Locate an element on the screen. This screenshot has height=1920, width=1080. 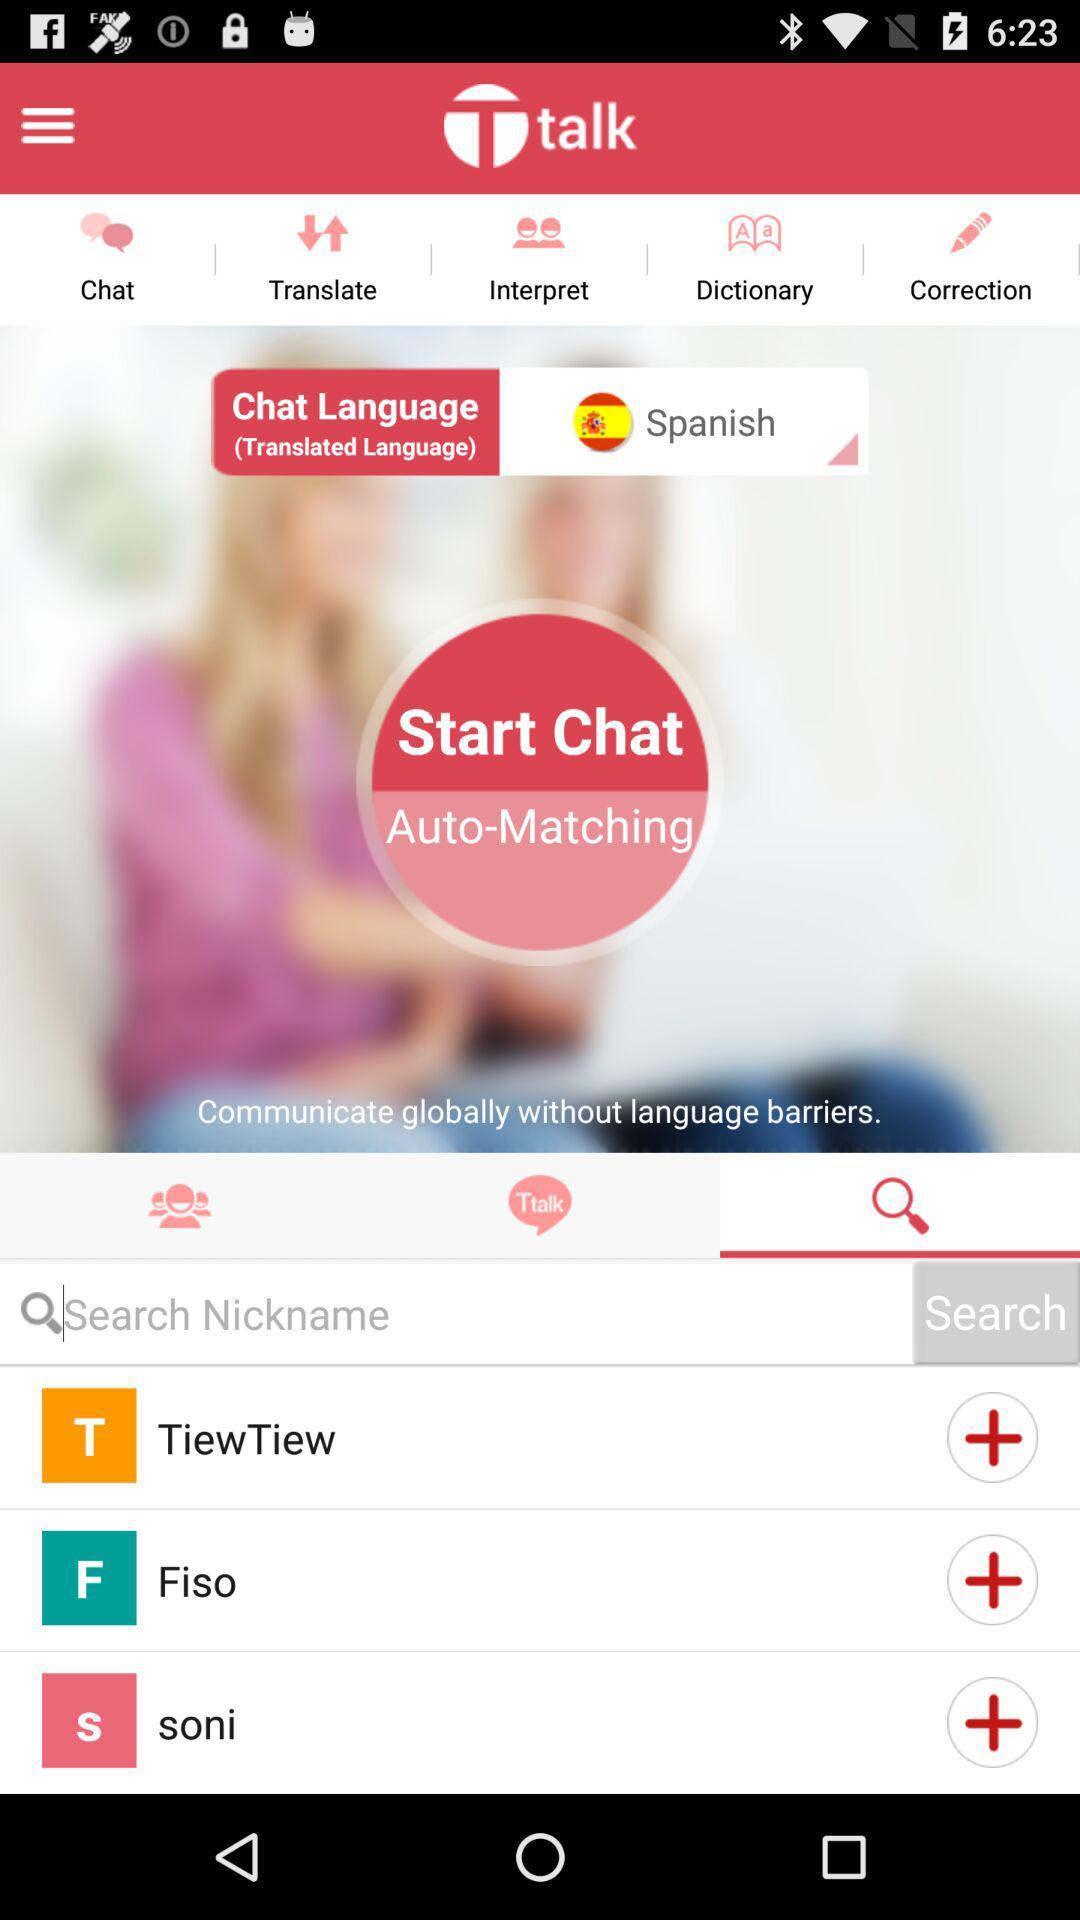
to contacts is located at coordinates (992, 1436).